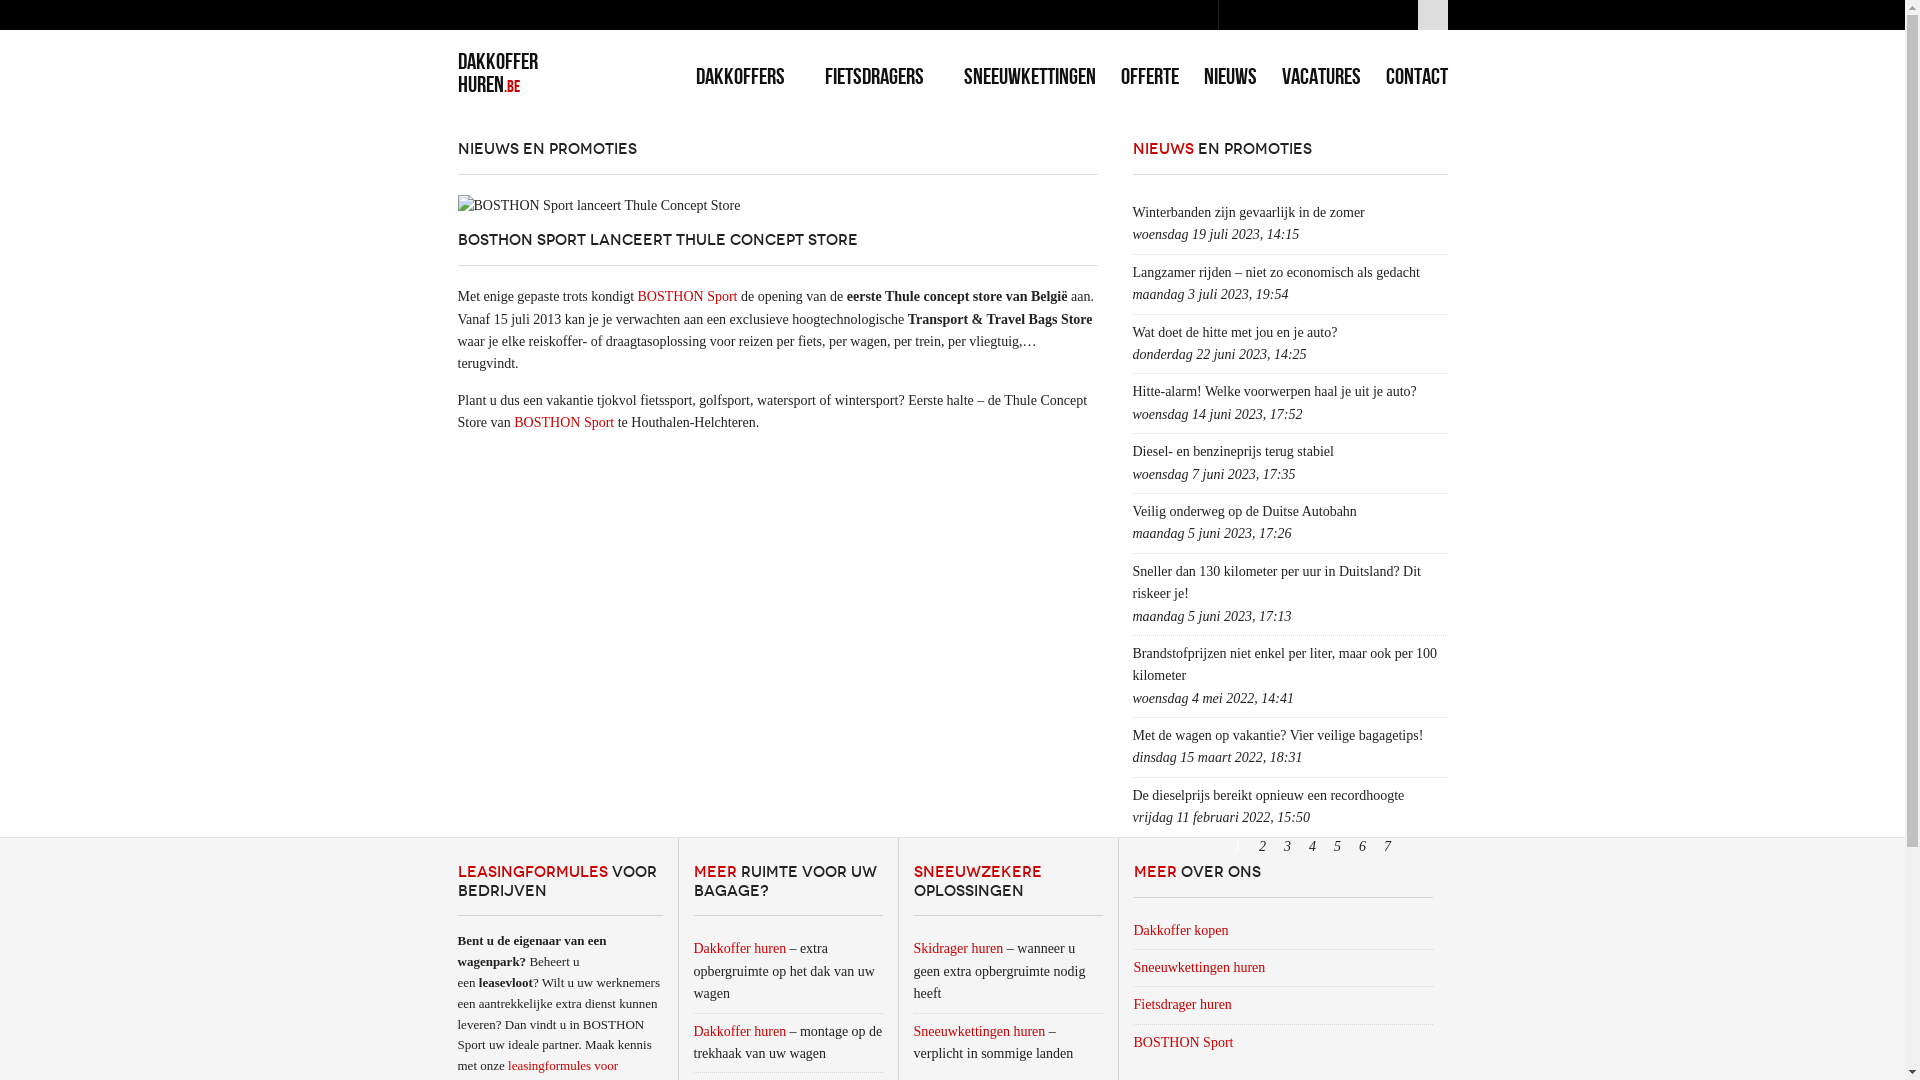 The image size is (1920, 1080). I want to click on 'Sneeuwkettingen huren', so click(1204, 966).